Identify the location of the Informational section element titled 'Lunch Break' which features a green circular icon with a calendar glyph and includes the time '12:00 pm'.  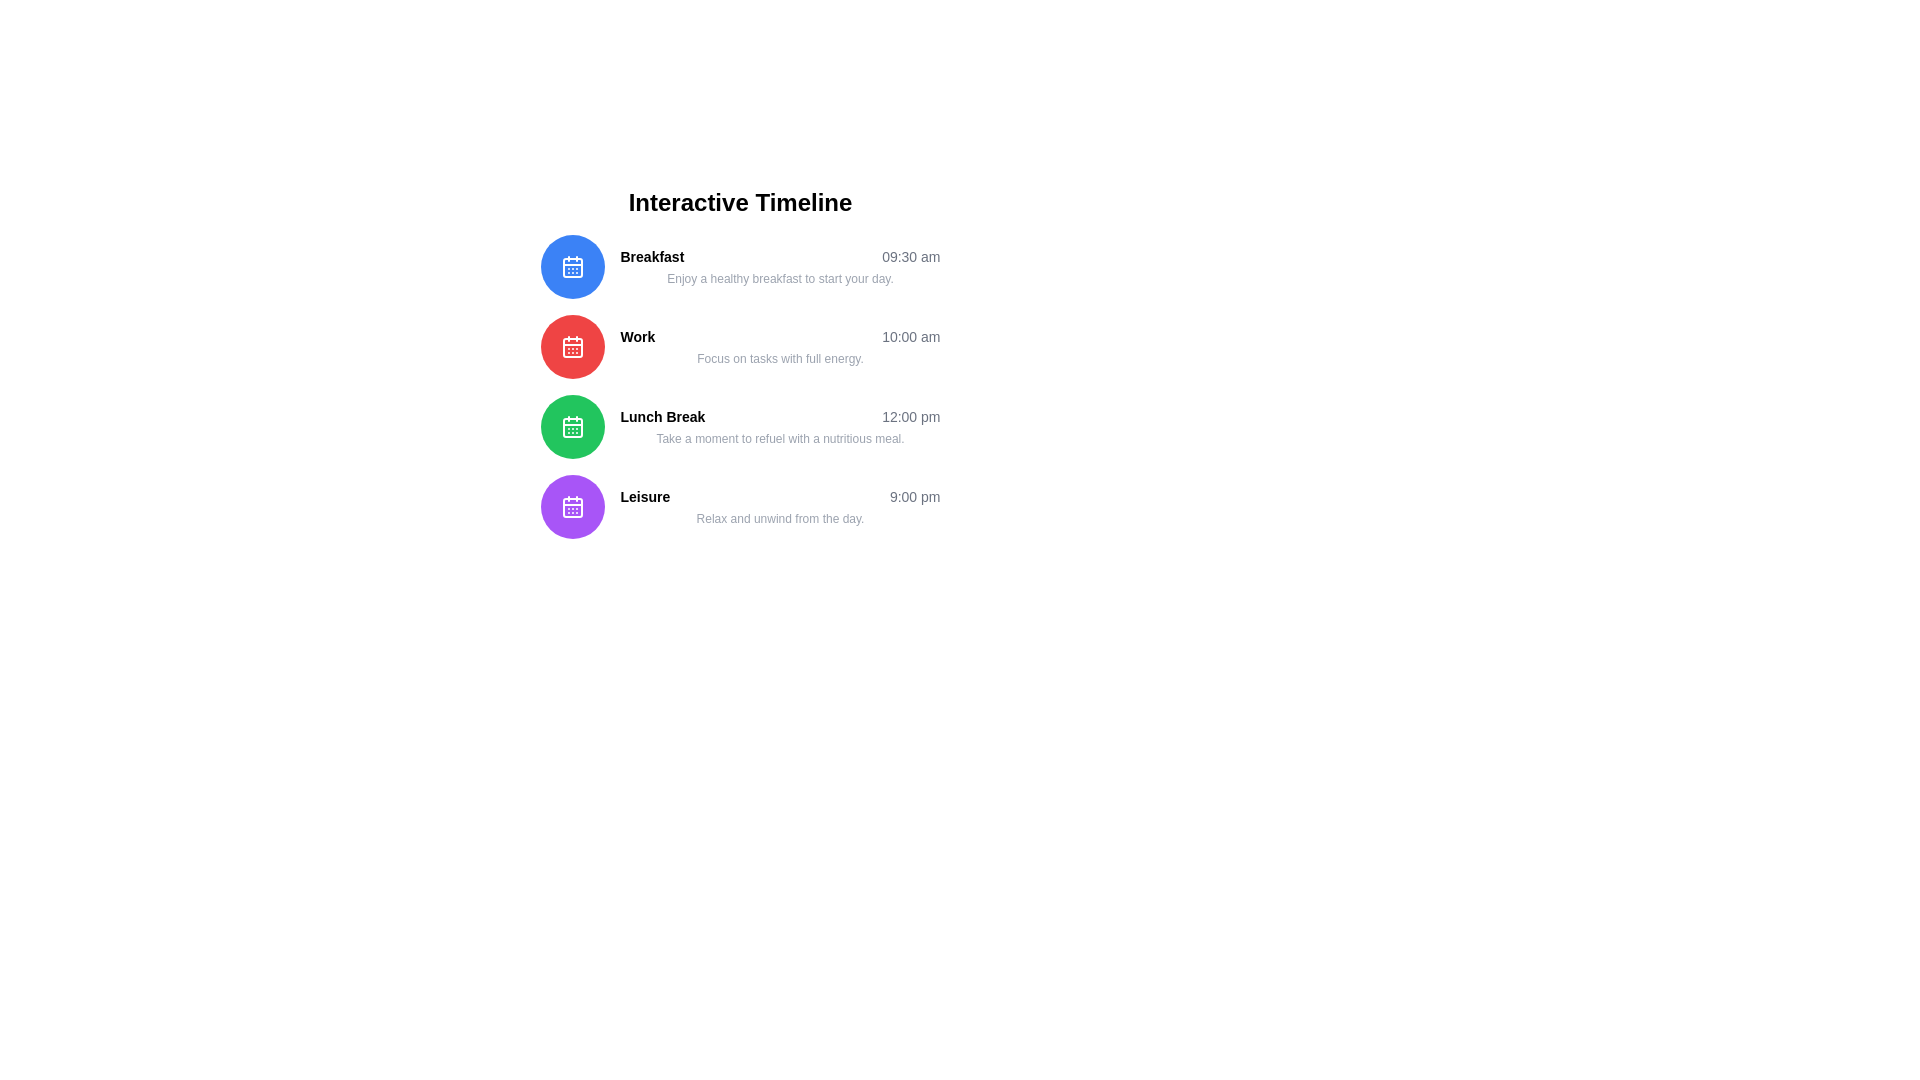
(739, 426).